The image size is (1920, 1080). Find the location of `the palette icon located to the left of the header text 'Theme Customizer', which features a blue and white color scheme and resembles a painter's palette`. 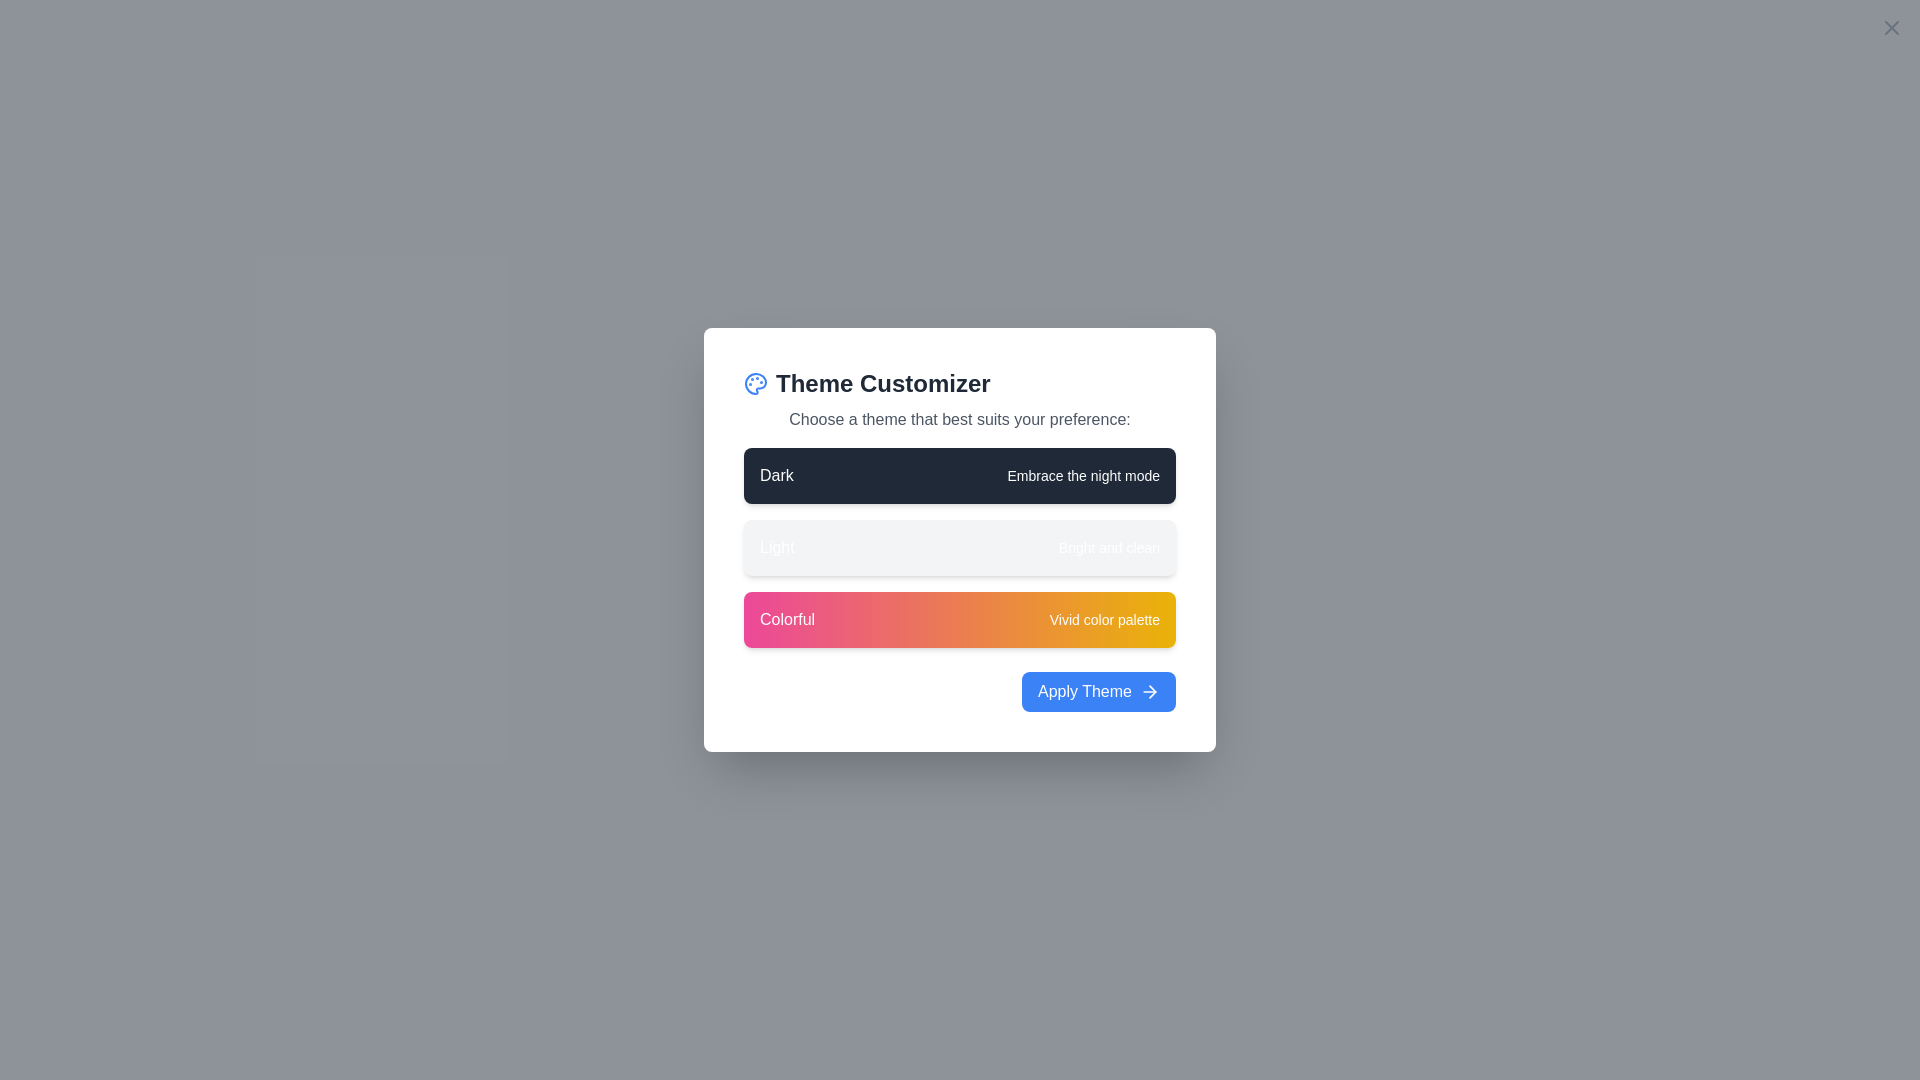

the palette icon located to the left of the header text 'Theme Customizer', which features a blue and white color scheme and resembles a painter's palette is located at coordinates (754, 384).